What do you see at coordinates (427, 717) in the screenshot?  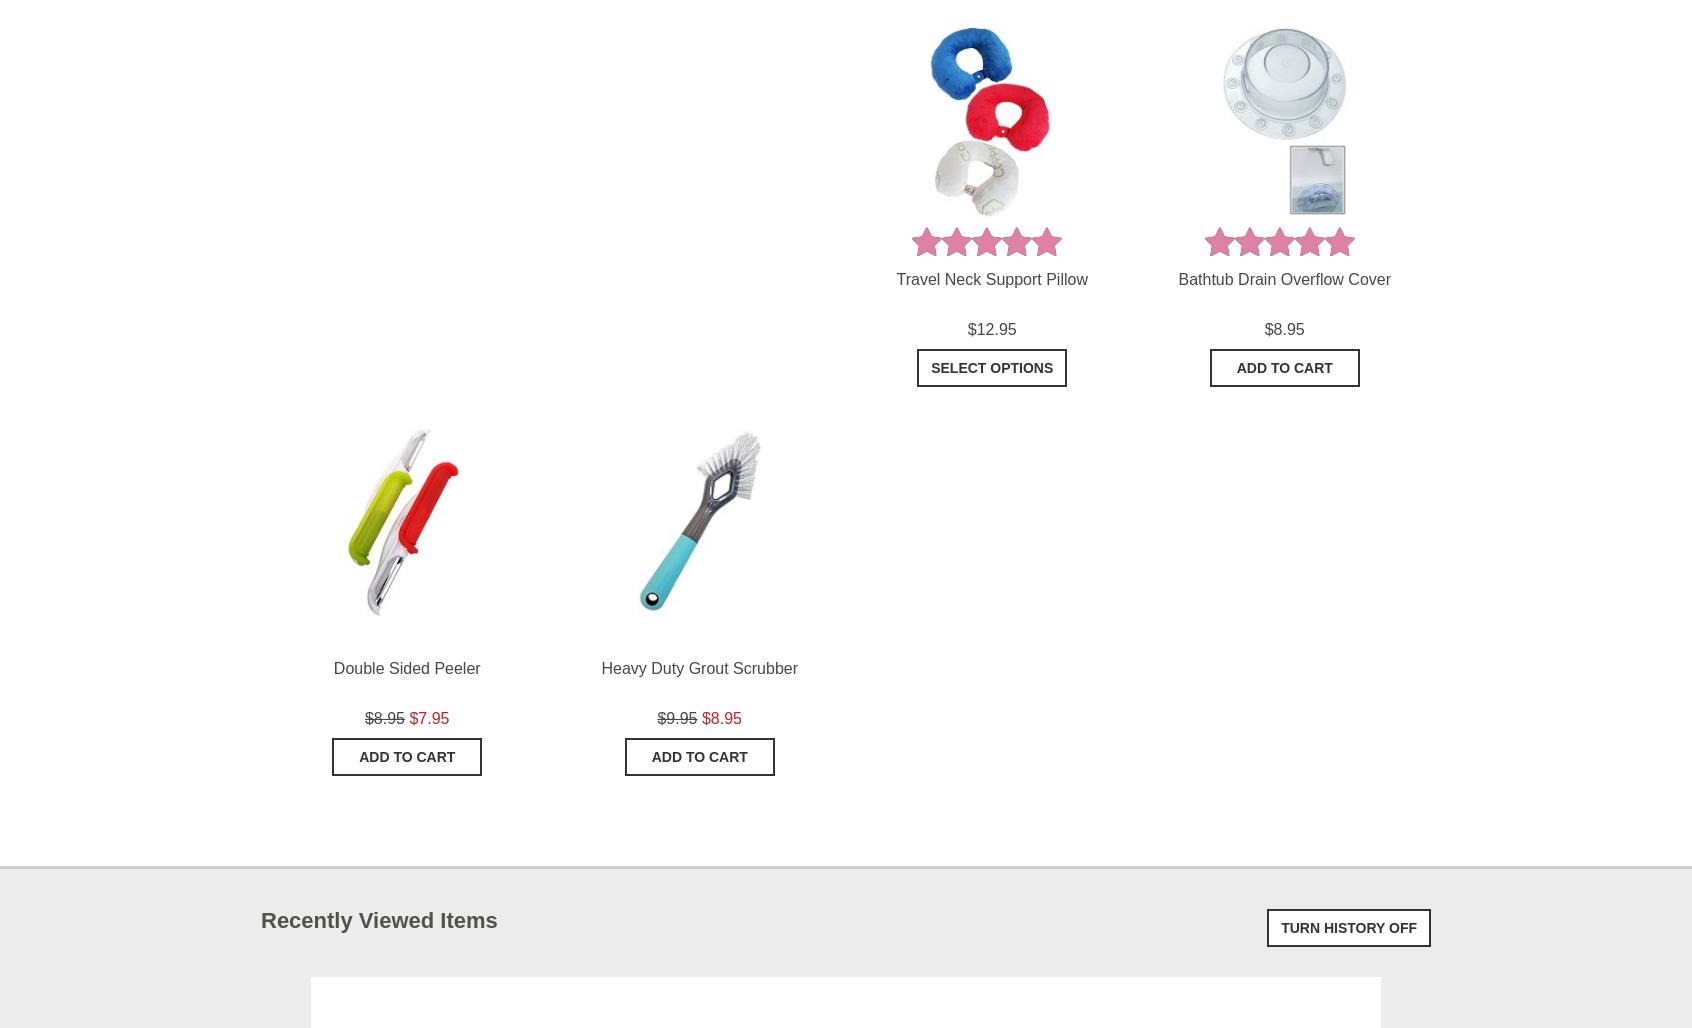 I see `'$7.95'` at bounding box center [427, 717].